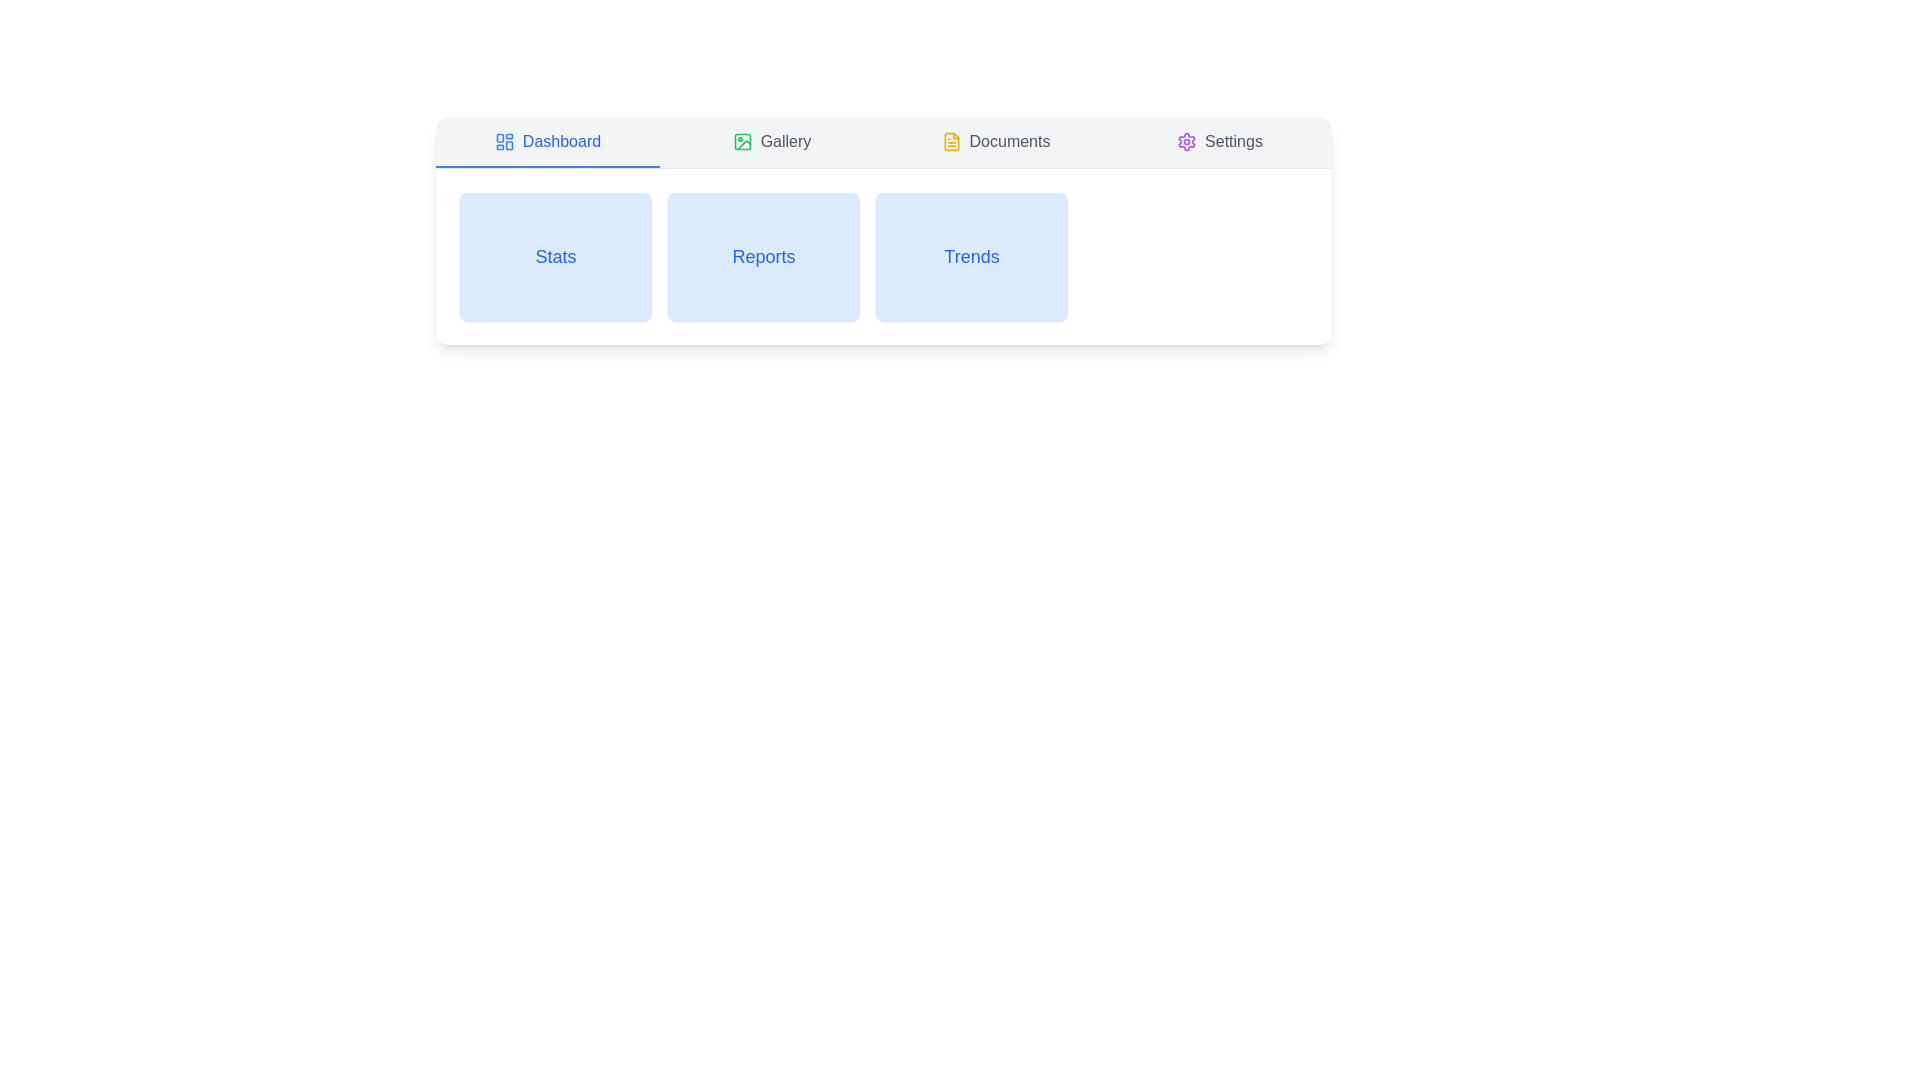 This screenshot has width=1920, height=1080. Describe the element at coordinates (560, 141) in the screenshot. I see `the interactive Text label located near the top left of the interface, which serves as a navigation option to the Dashboard section` at that location.